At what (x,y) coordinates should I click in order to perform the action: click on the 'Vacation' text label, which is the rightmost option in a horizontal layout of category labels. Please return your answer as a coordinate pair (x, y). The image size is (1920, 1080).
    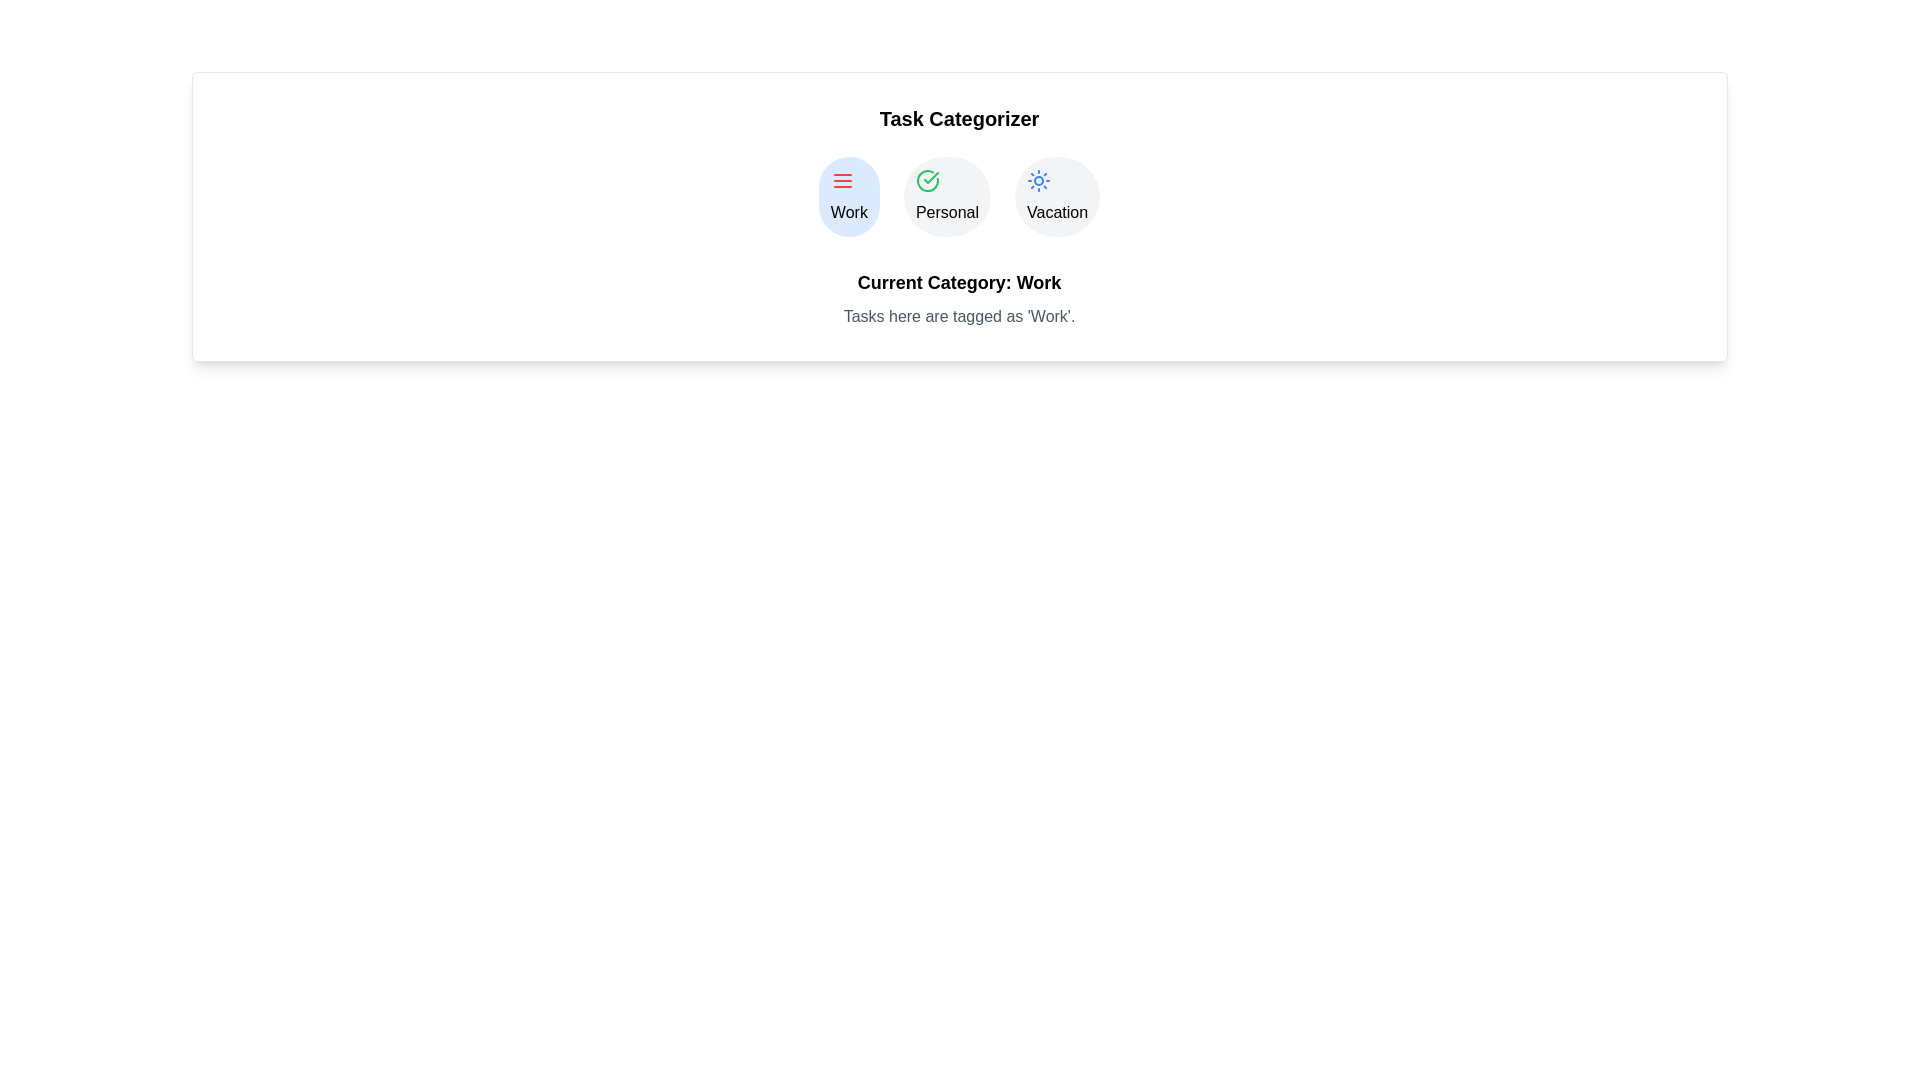
    Looking at the image, I should click on (1056, 212).